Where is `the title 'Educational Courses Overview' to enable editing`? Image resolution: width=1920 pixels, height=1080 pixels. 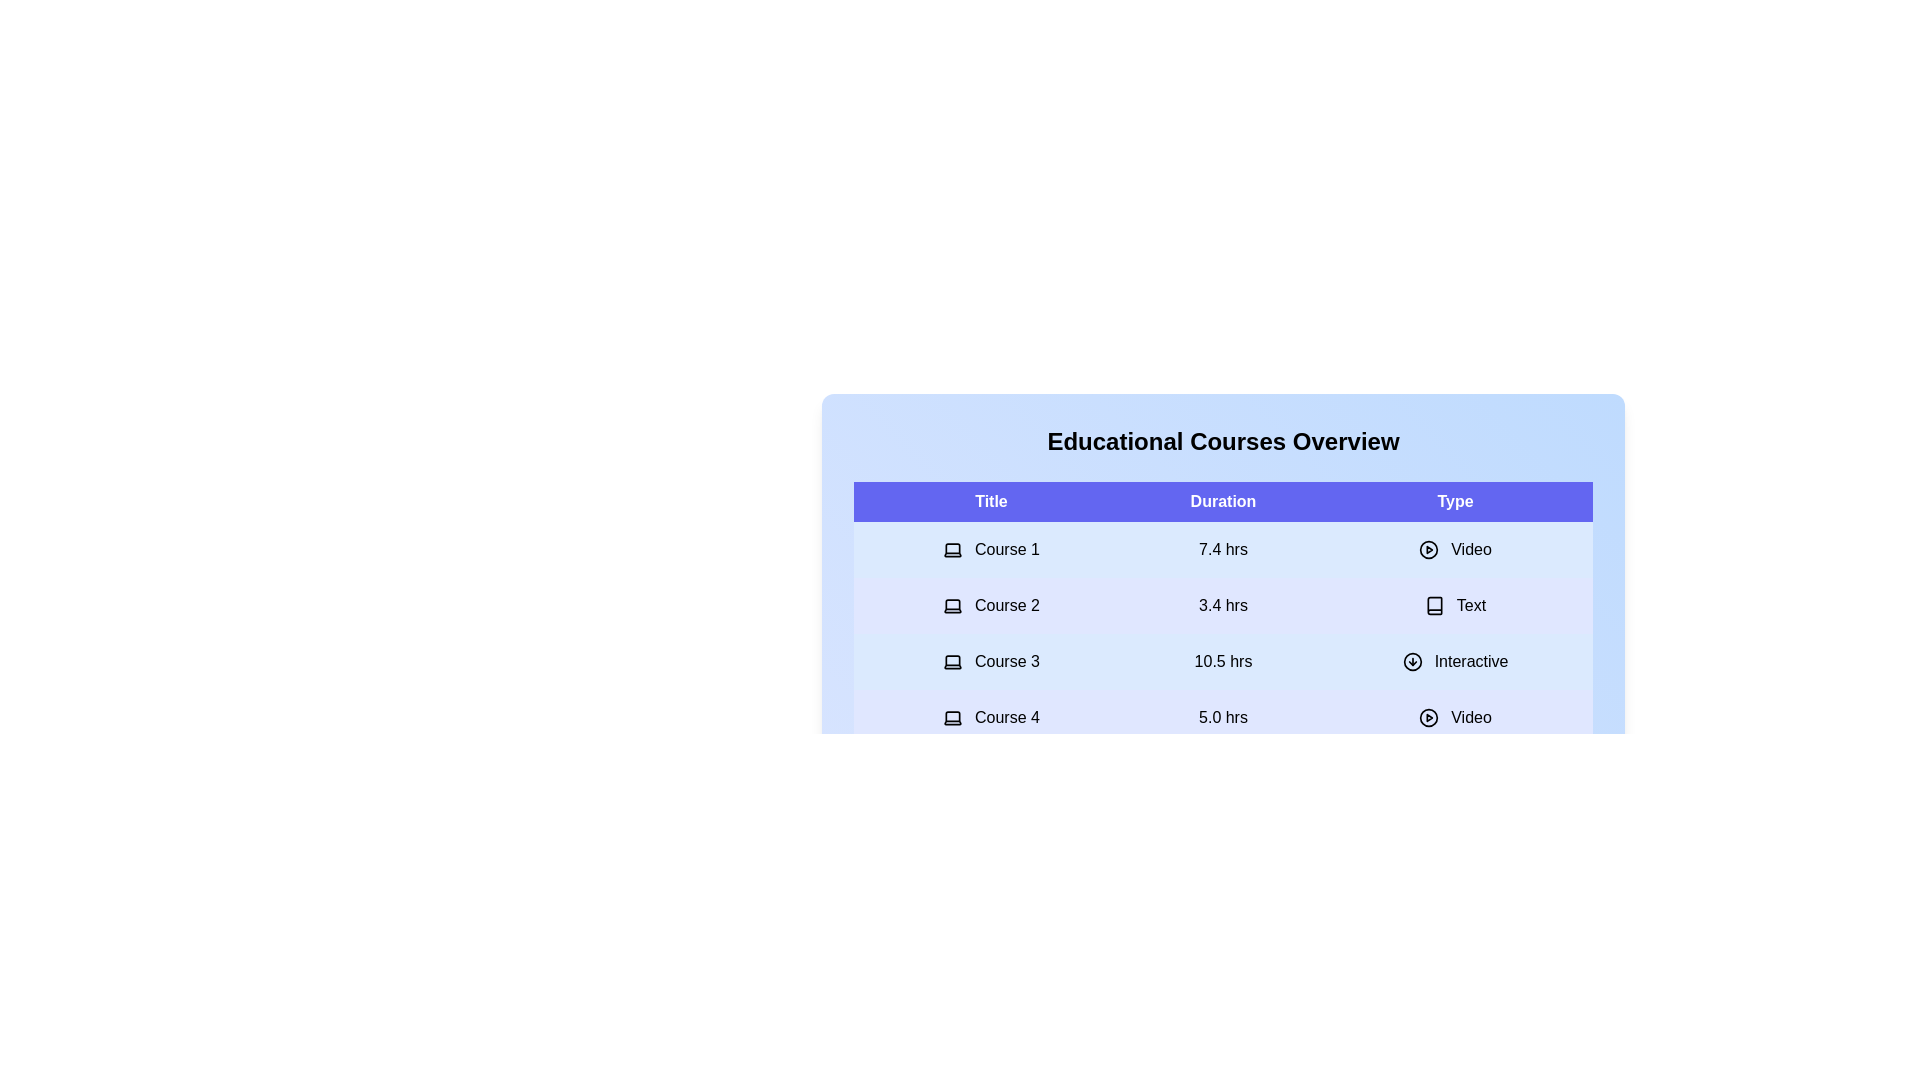
the title 'Educational Courses Overview' to enable editing is located at coordinates (1222, 441).